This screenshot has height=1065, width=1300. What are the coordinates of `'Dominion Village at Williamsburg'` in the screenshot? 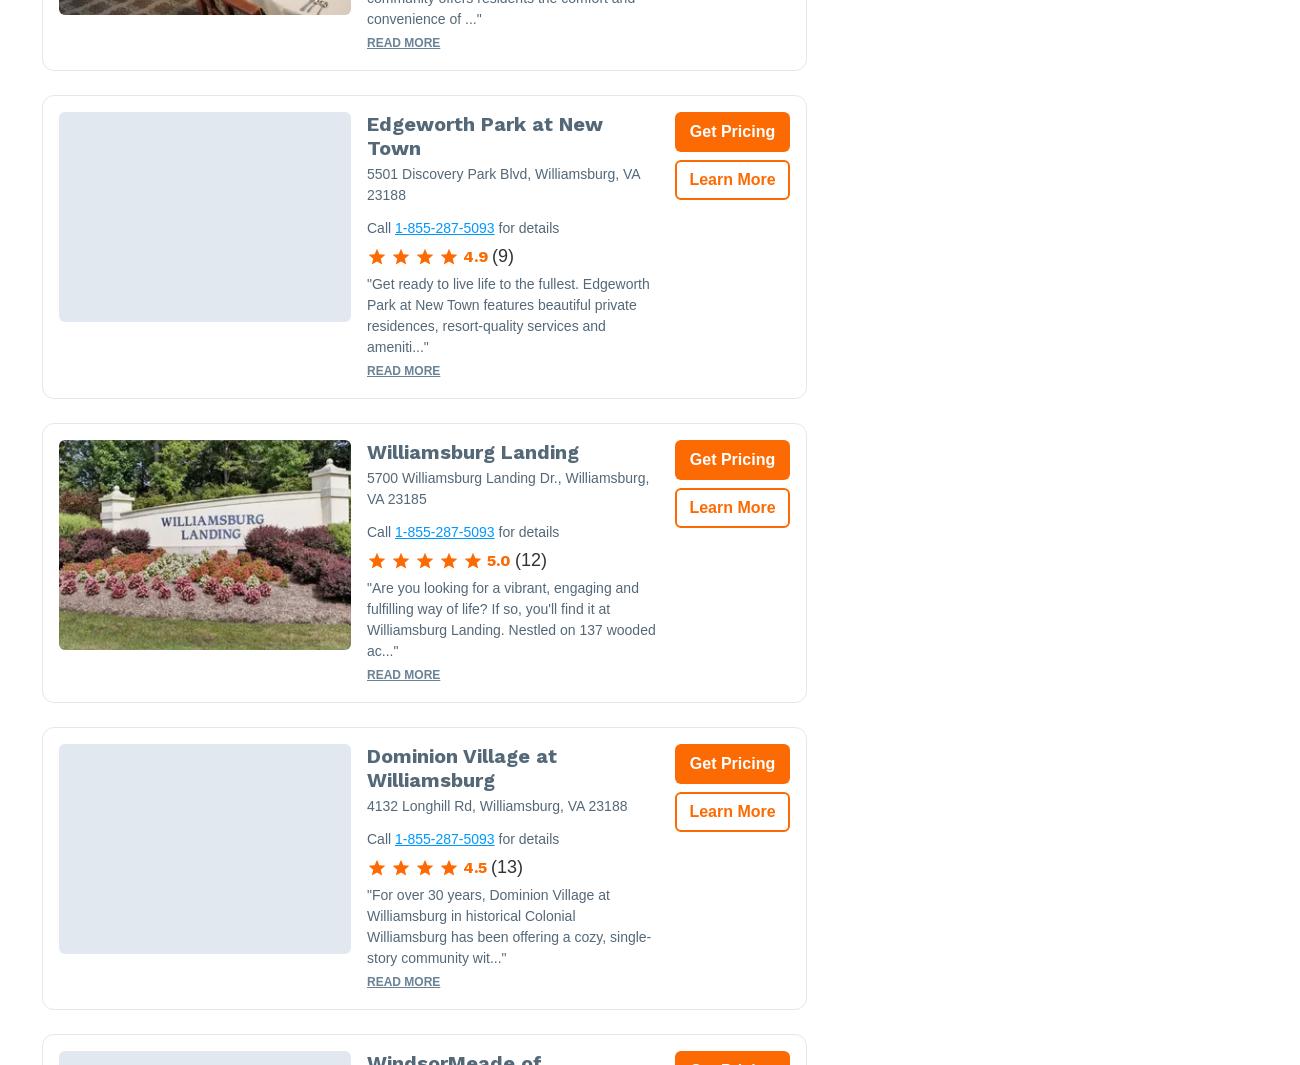 It's located at (461, 767).